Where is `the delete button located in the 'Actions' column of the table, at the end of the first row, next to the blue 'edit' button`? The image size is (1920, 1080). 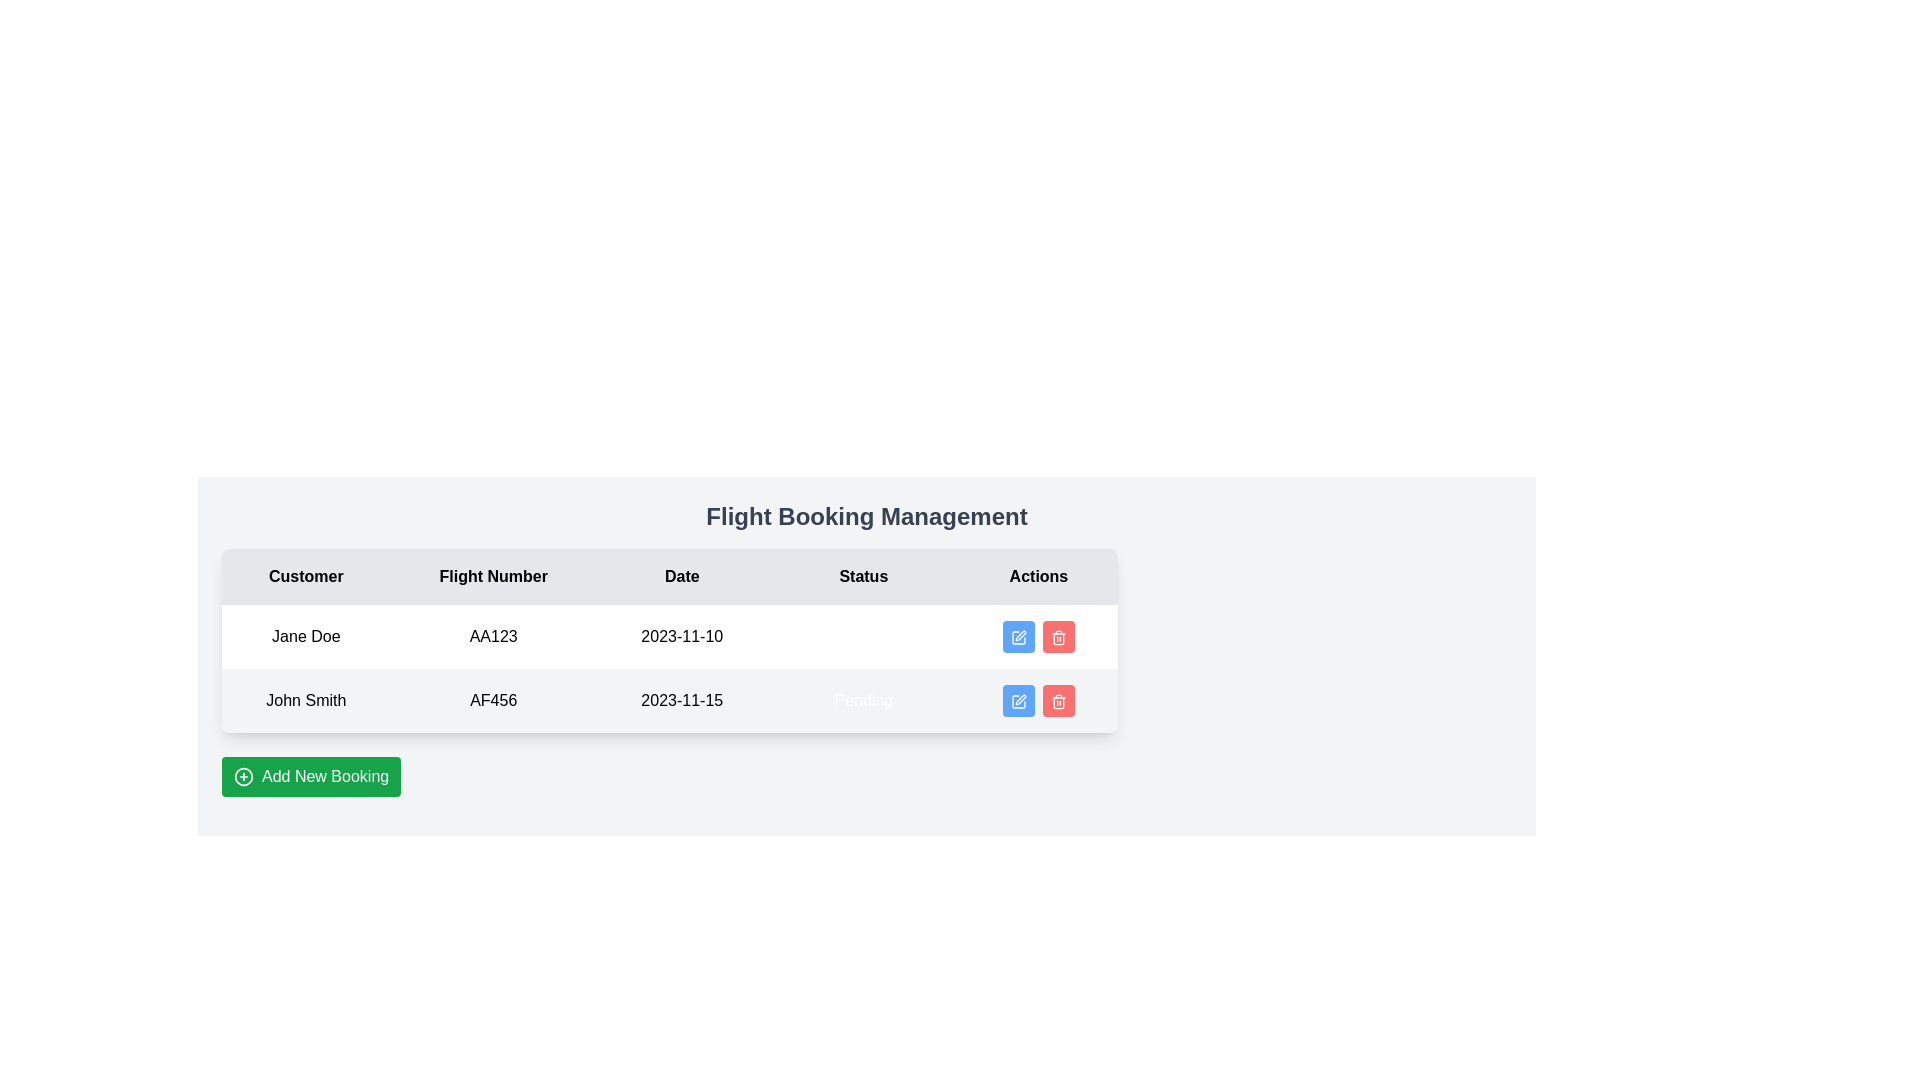 the delete button located in the 'Actions' column of the table, at the end of the first row, next to the blue 'edit' button is located at coordinates (1057, 636).